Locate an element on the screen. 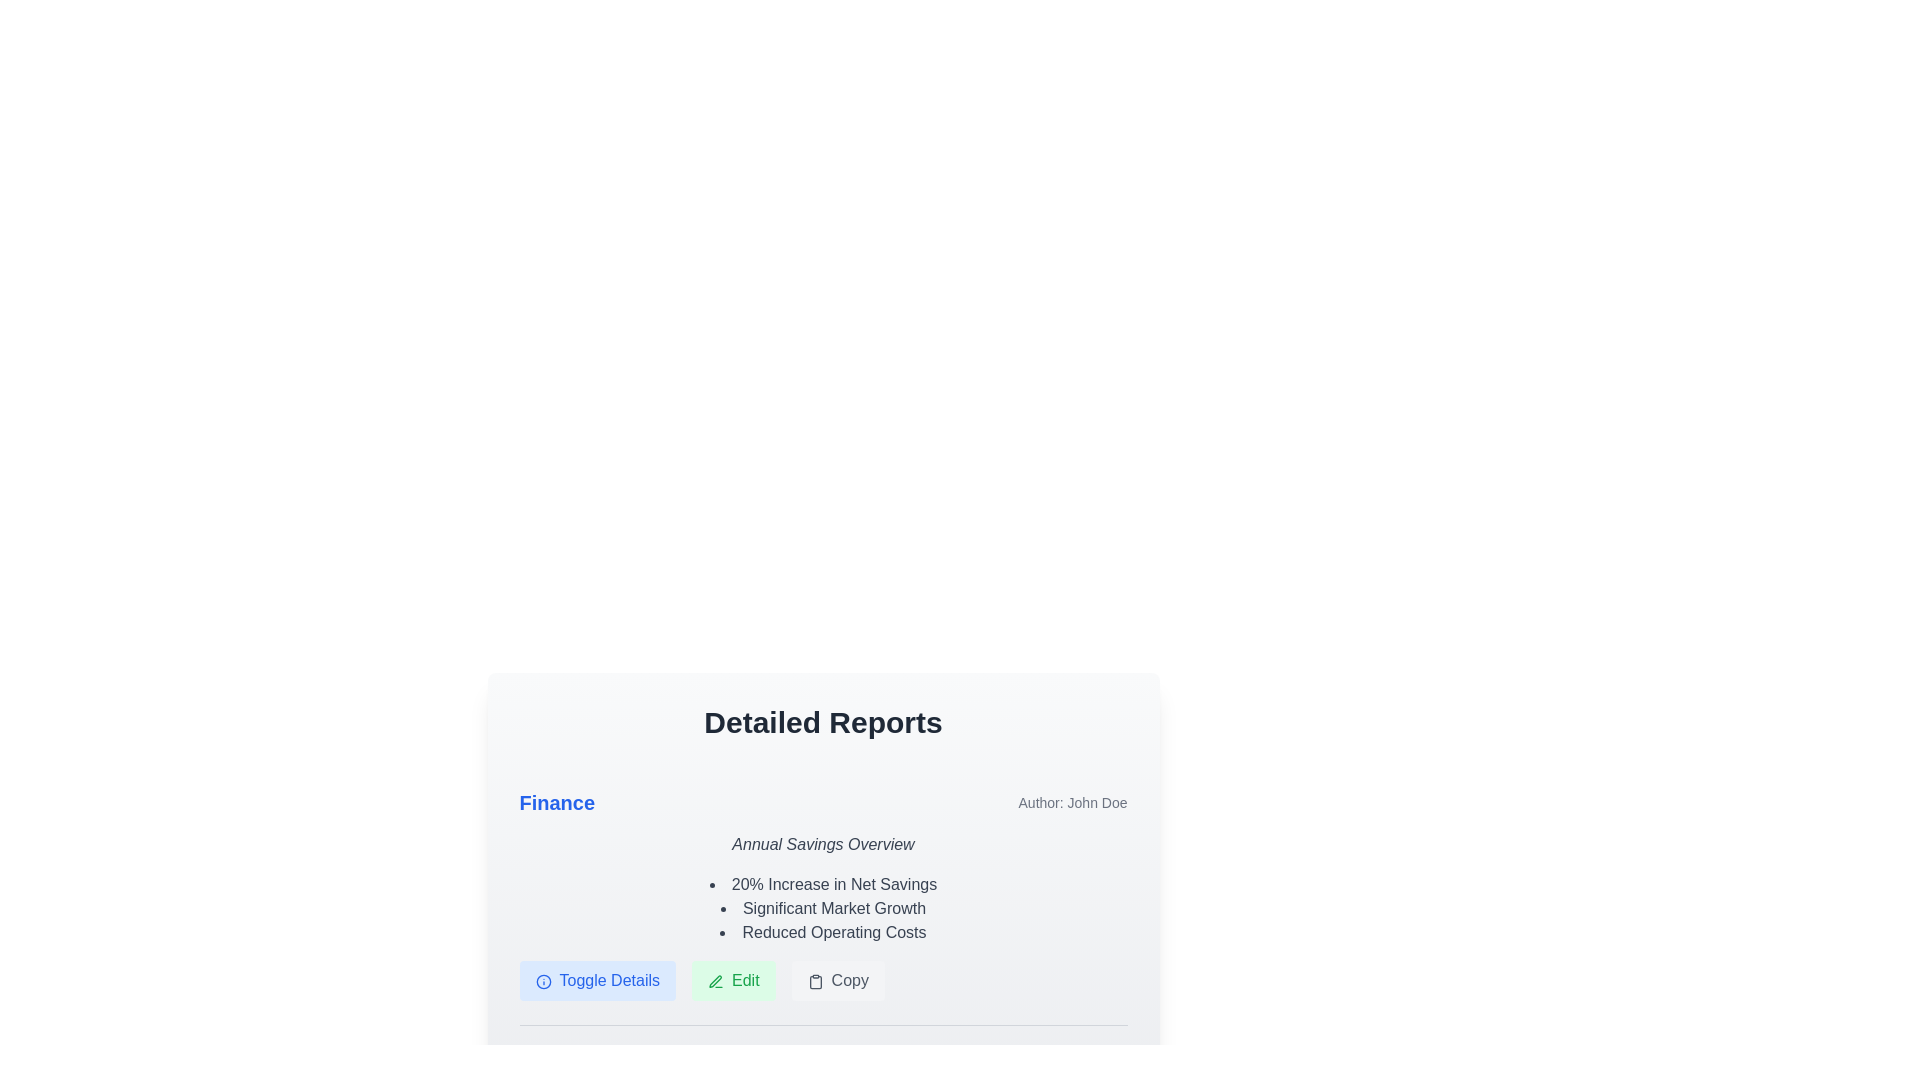  the bulleted list containing items: '20% Increase in Net Savings', 'Significant Market Growth', and 'Reduced Operating Costs', located beneath the 'Annual Savings Overview' subheading is located at coordinates (823, 909).